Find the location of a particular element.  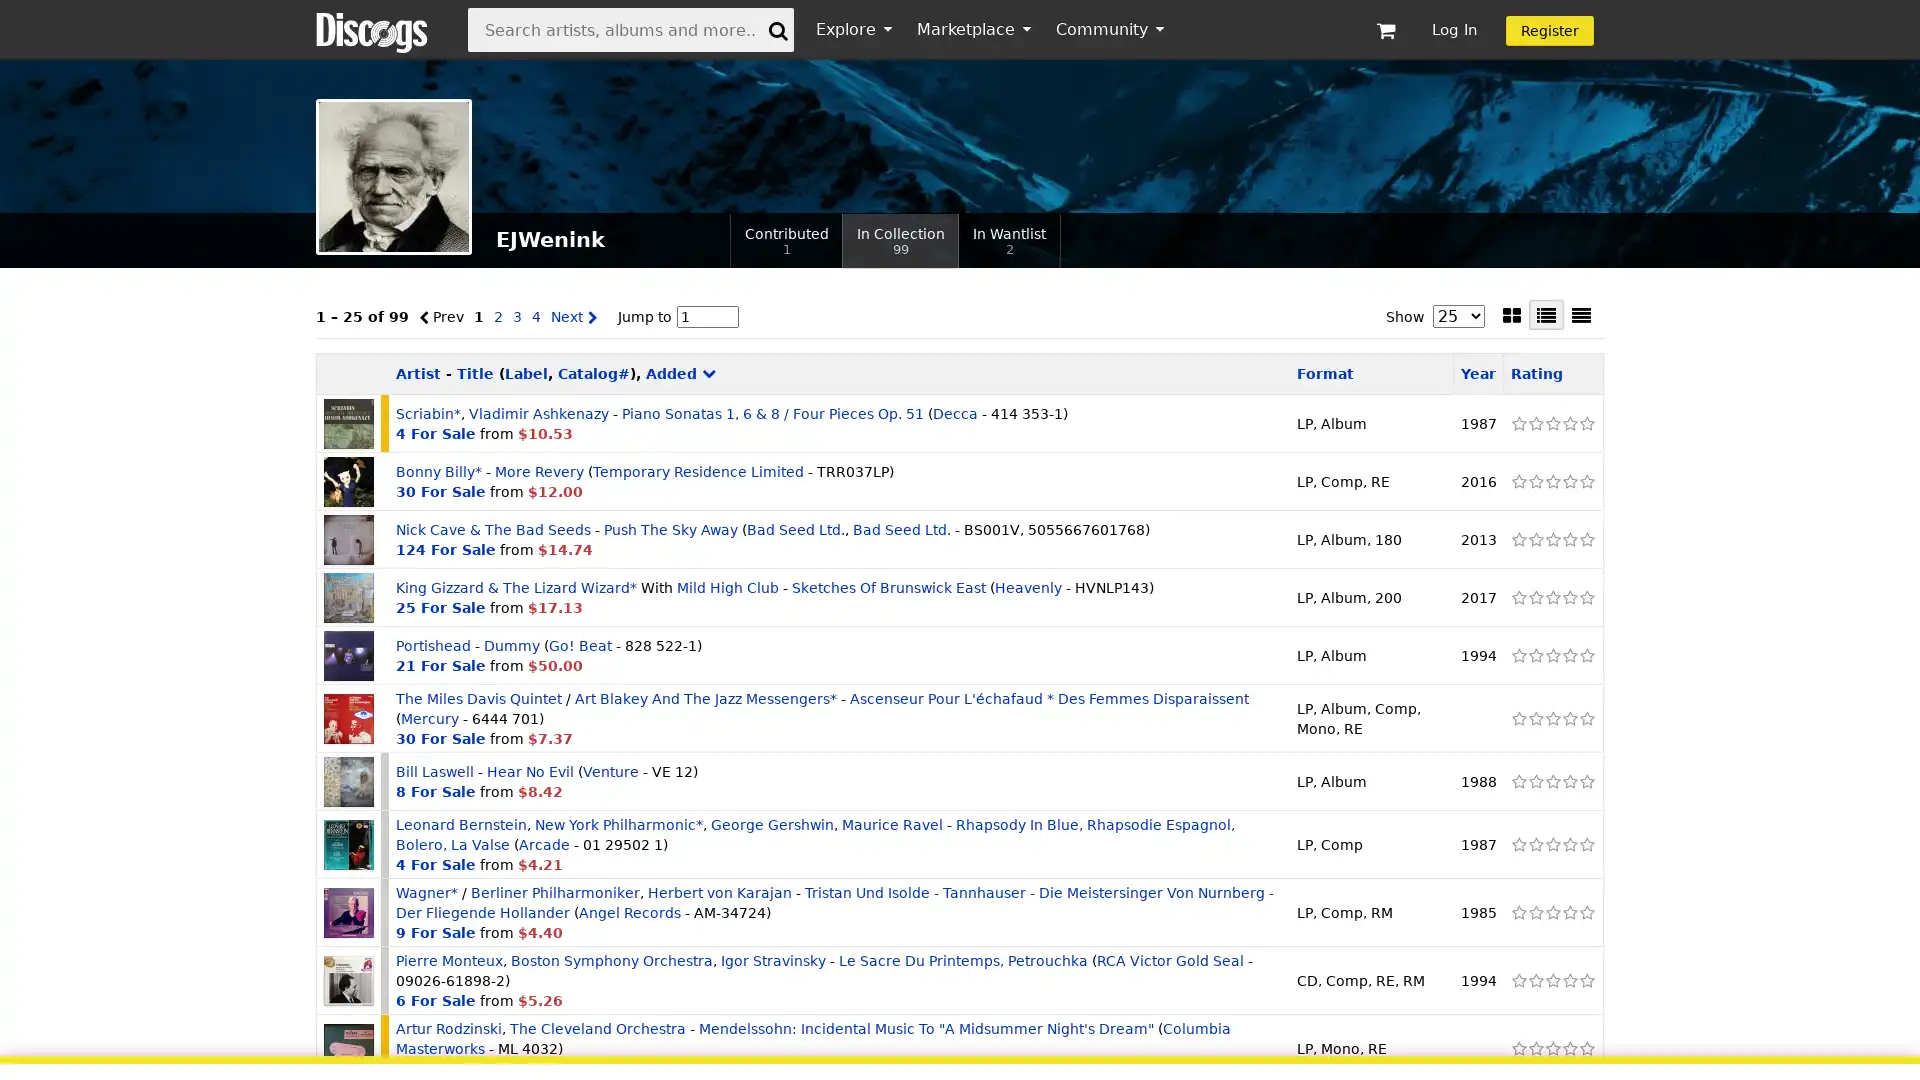

Rate this release 1 star. is located at coordinates (1518, 1048).